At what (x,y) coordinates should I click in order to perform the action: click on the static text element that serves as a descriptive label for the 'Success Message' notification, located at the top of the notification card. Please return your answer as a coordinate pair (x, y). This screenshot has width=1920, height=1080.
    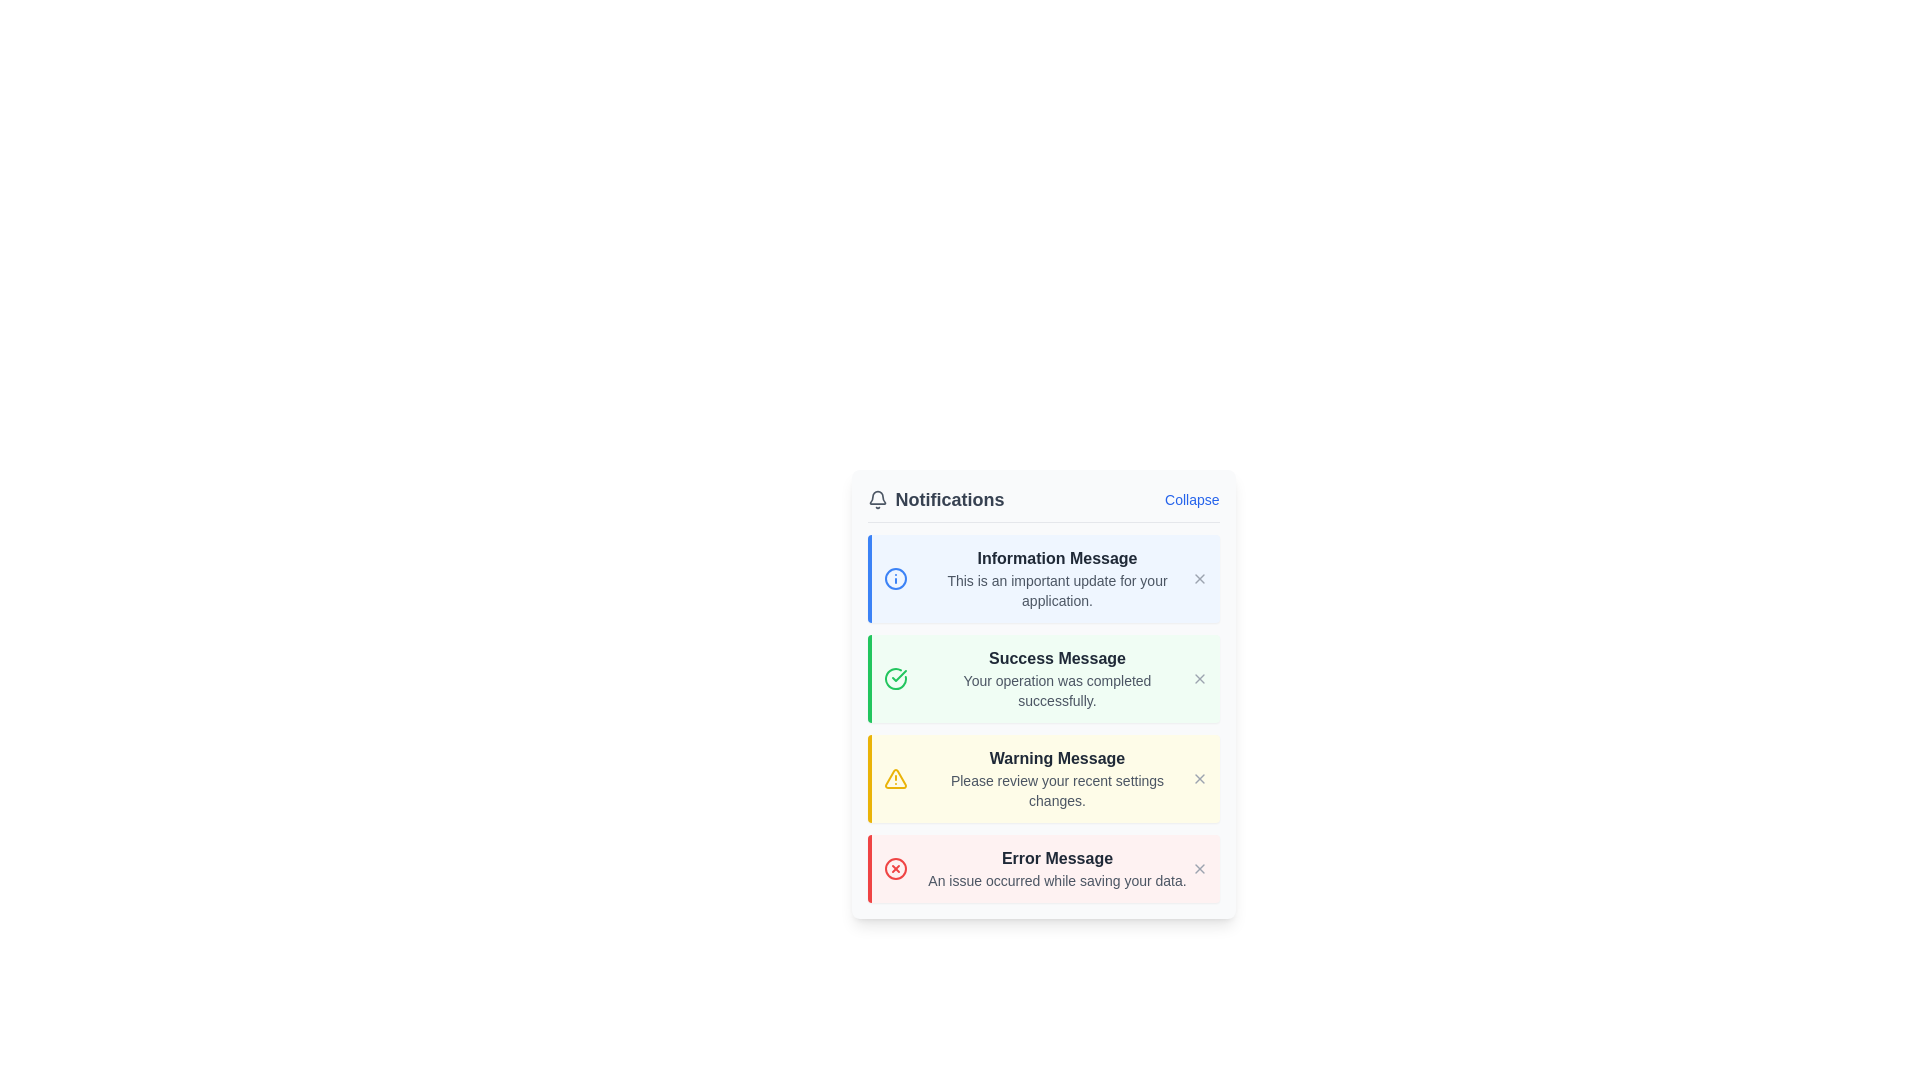
    Looking at the image, I should click on (1056, 659).